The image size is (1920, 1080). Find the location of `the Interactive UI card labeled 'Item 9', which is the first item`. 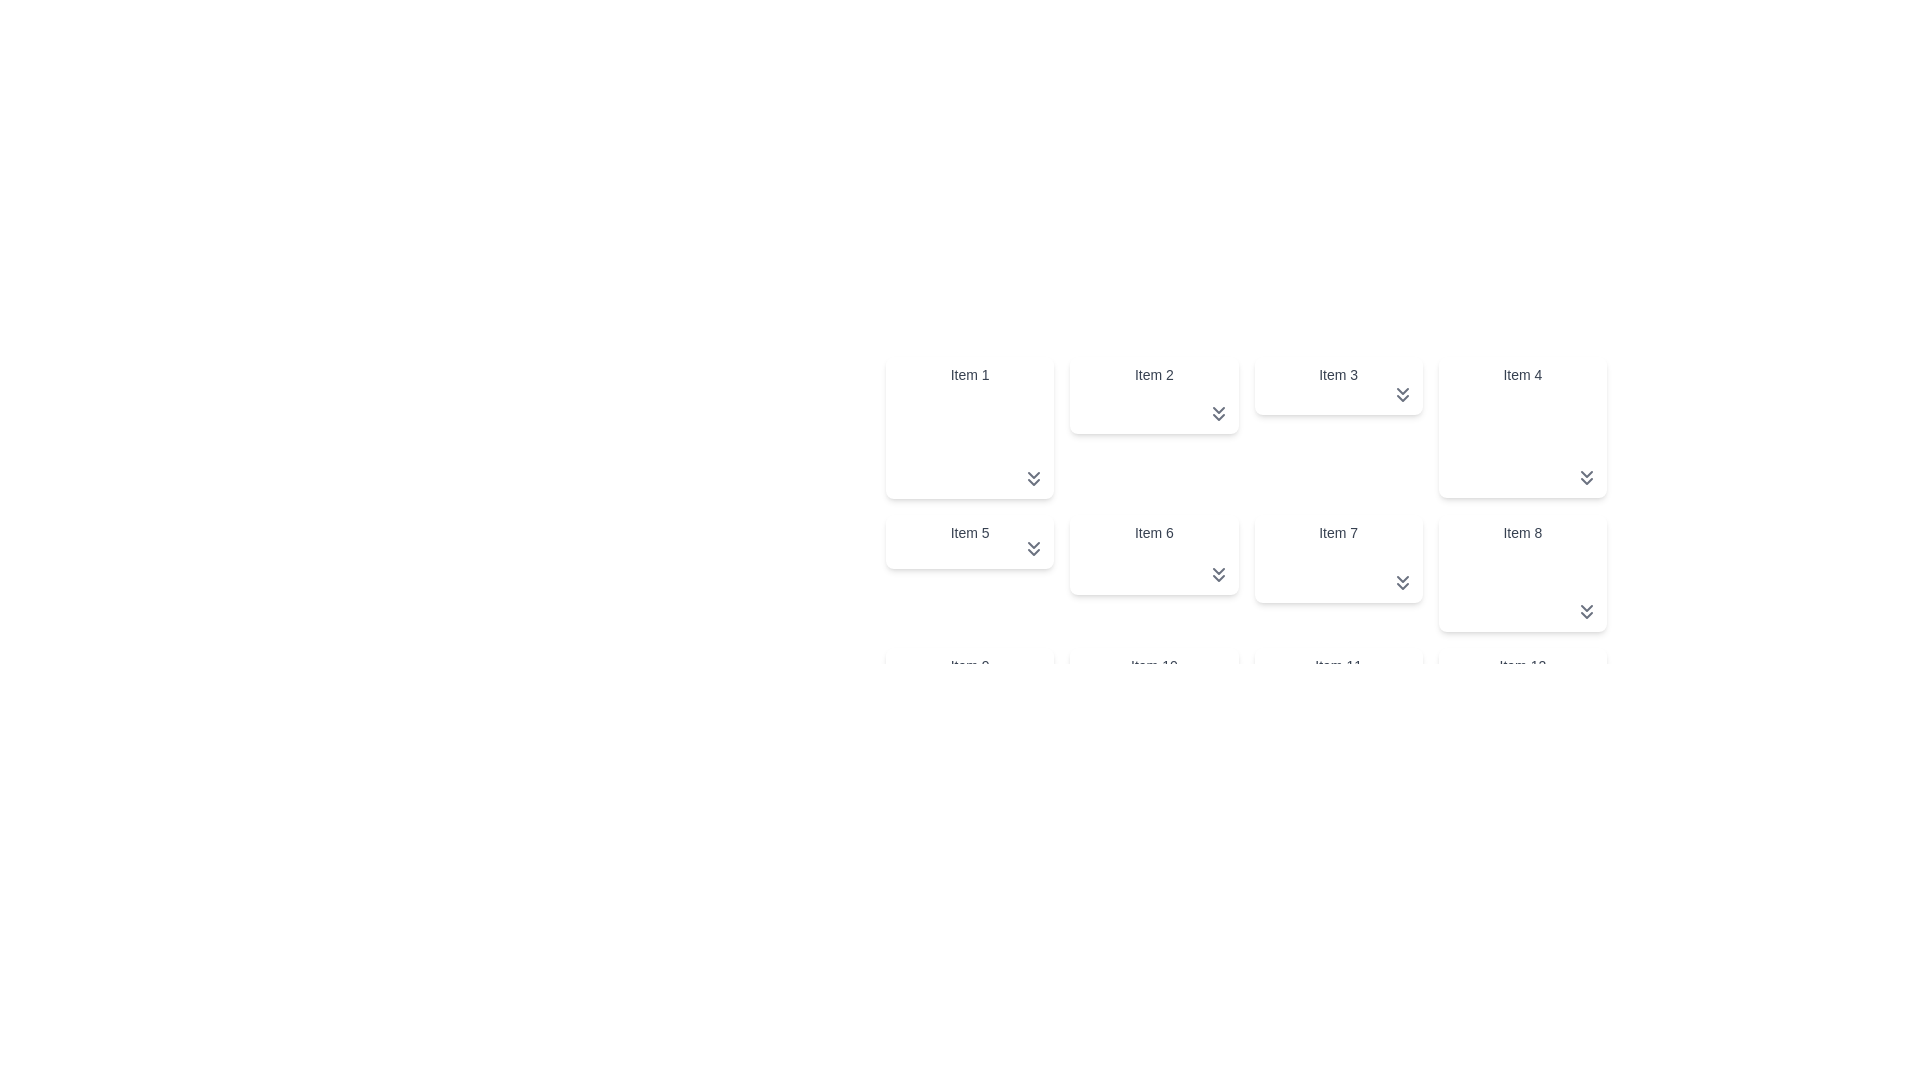

the Interactive UI card labeled 'Item 9', which is the first item is located at coordinates (969, 686).